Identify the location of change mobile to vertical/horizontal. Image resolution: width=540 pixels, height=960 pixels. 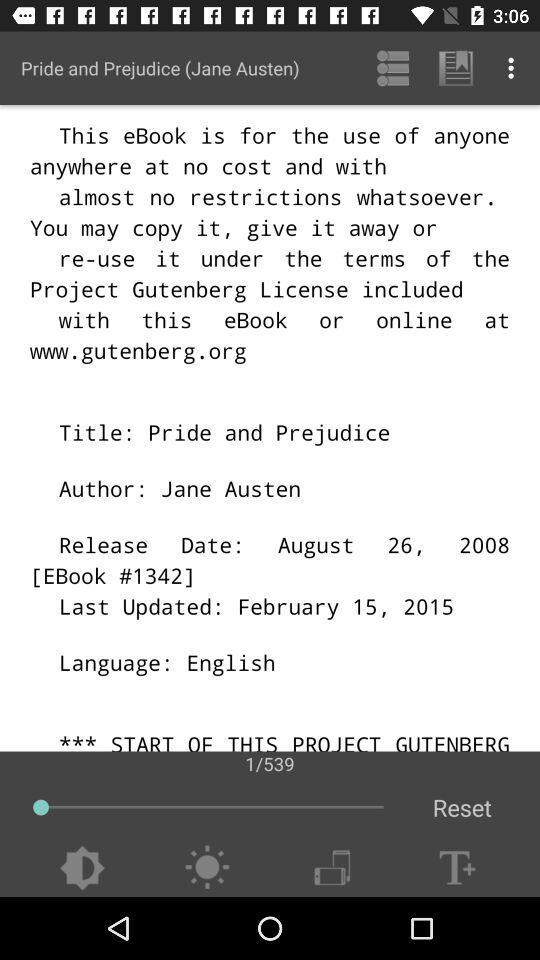
(332, 867).